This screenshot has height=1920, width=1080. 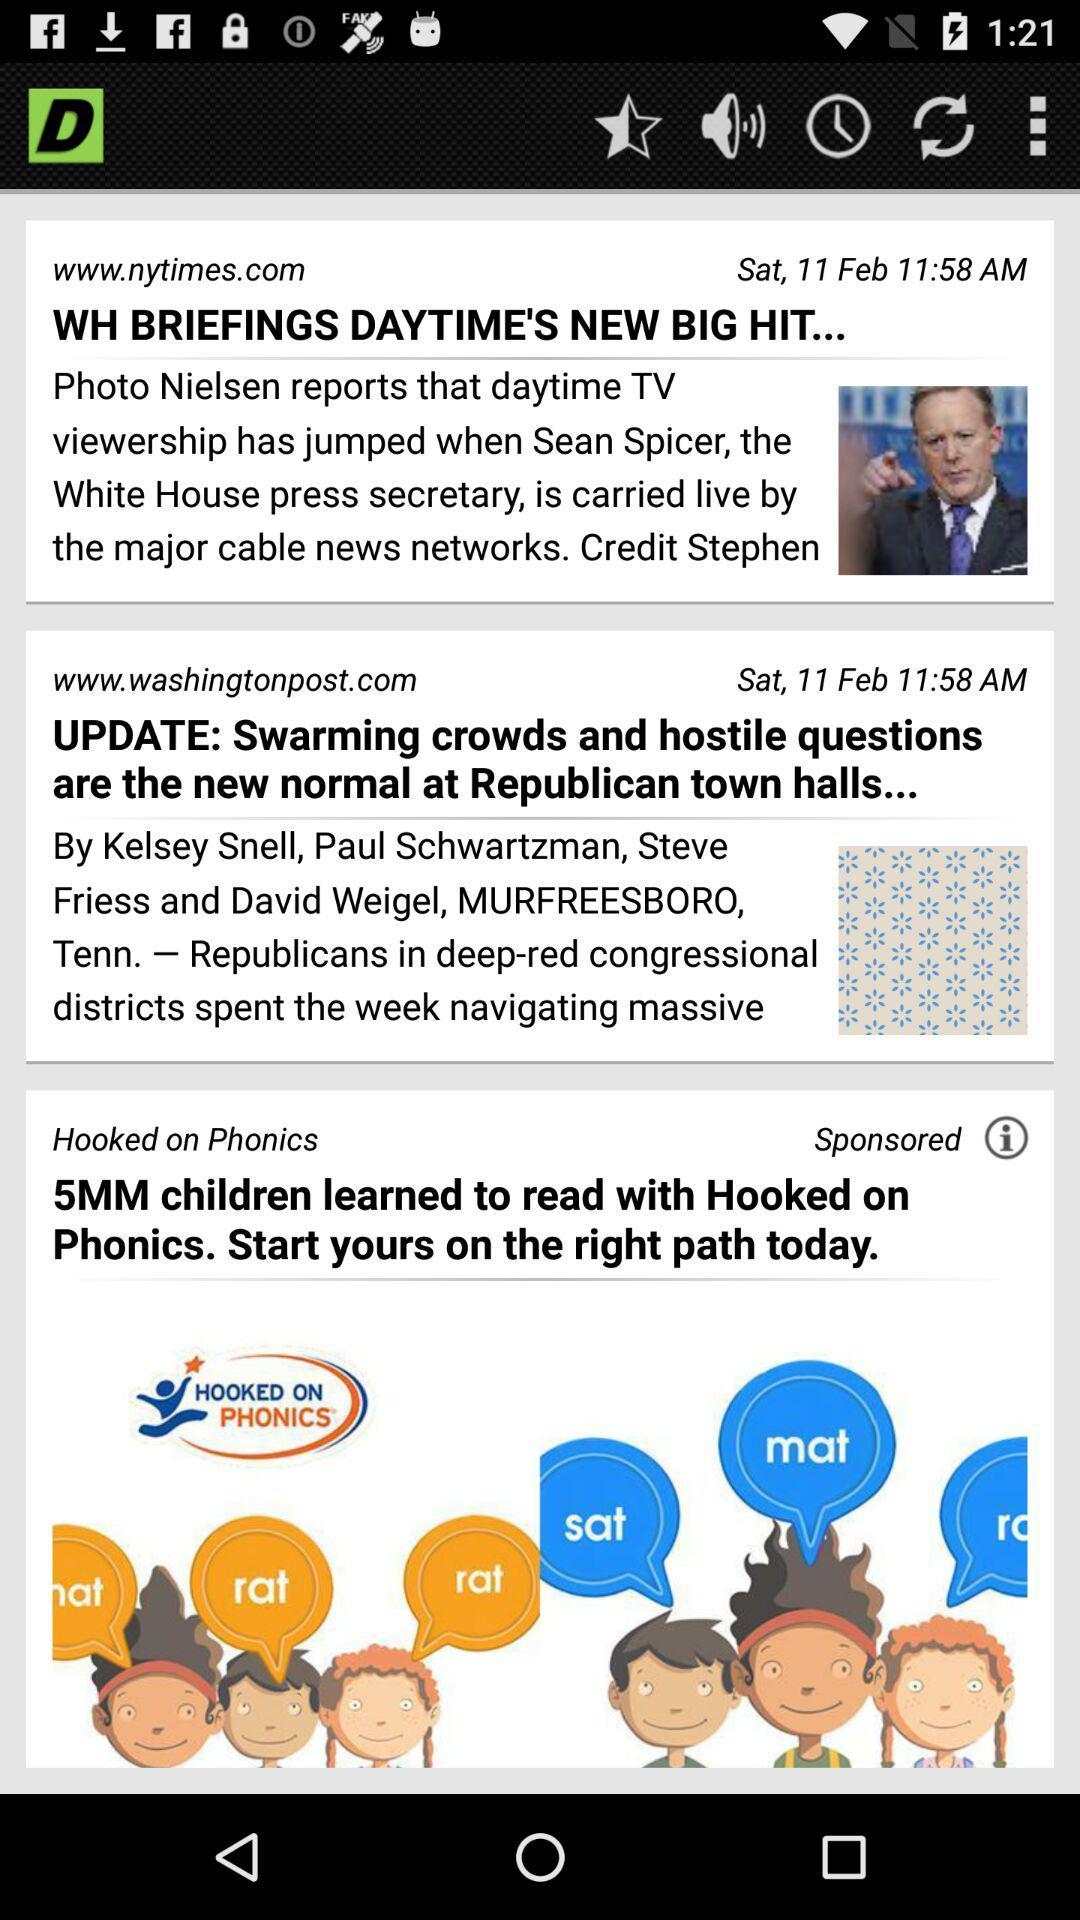 What do you see at coordinates (733, 124) in the screenshot?
I see `volume` at bounding box center [733, 124].